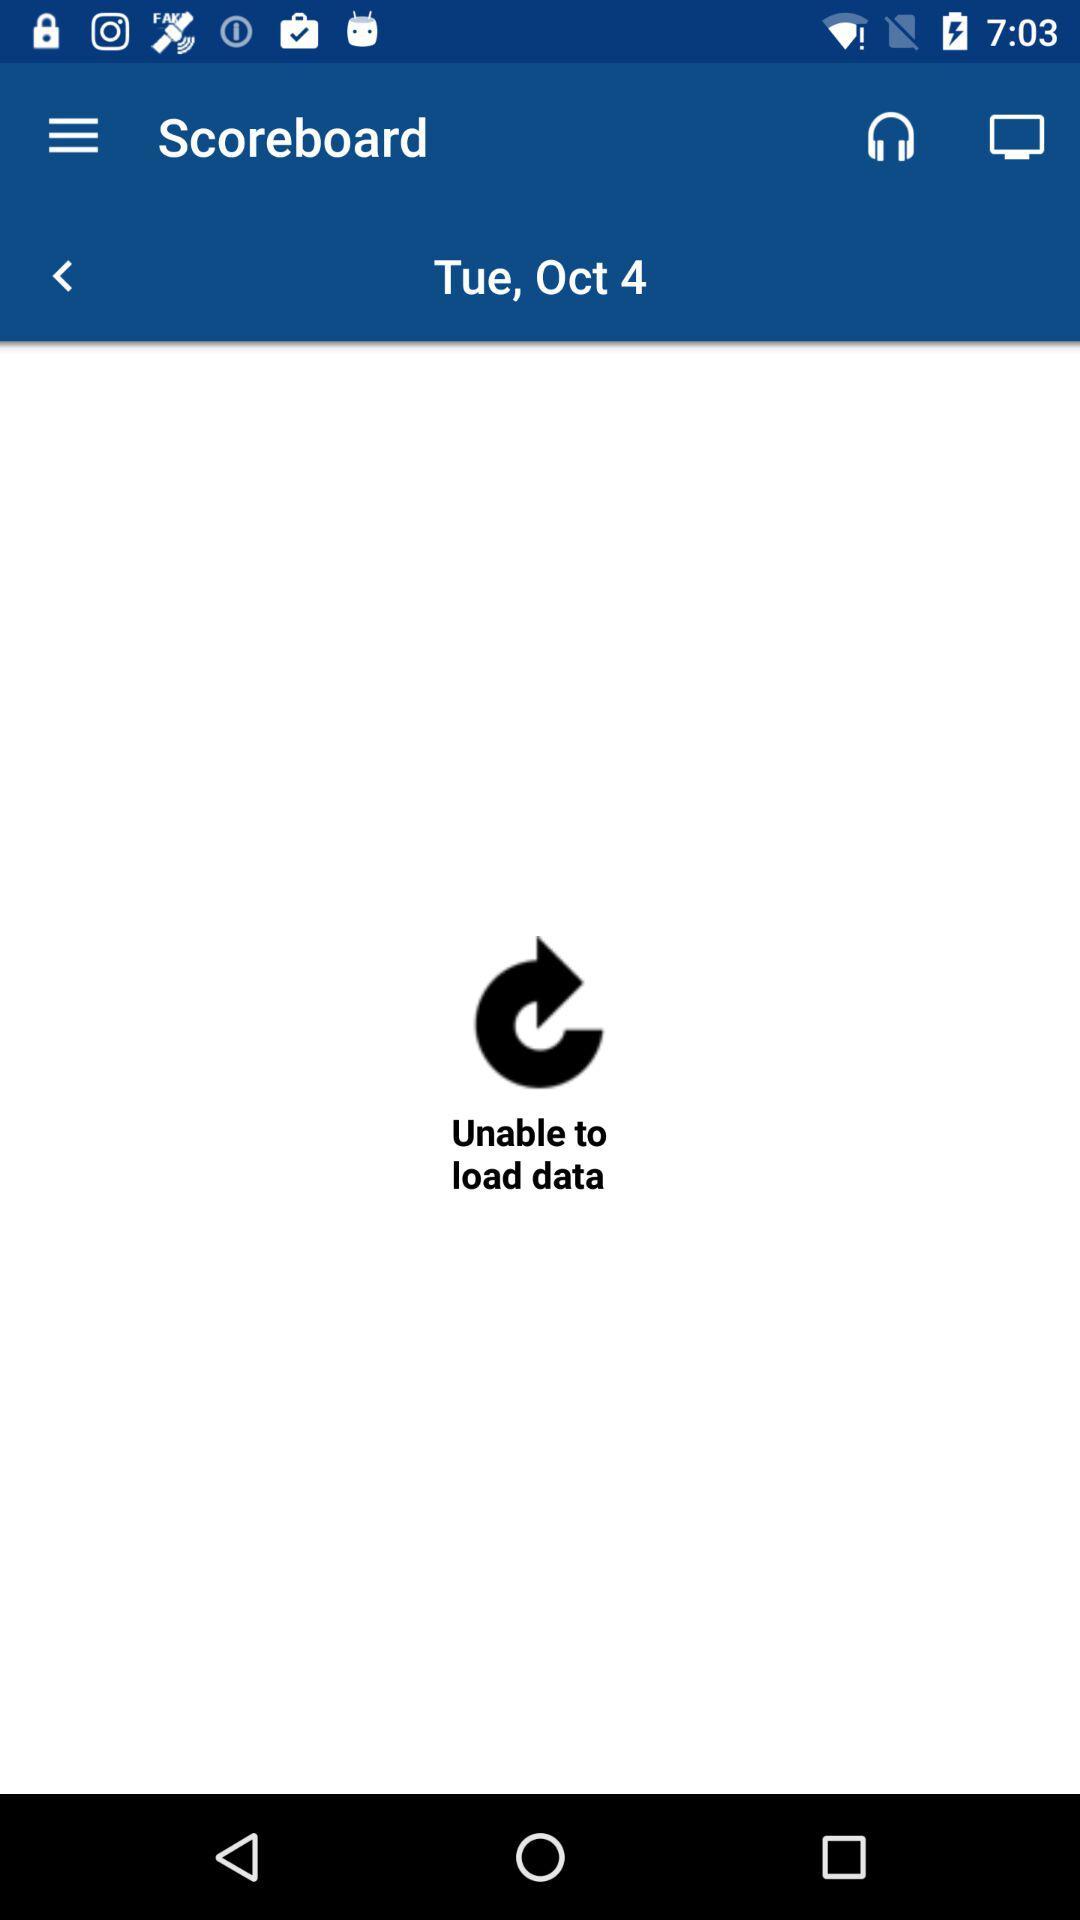  I want to click on the arrow_backward icon, so click(61, 274).